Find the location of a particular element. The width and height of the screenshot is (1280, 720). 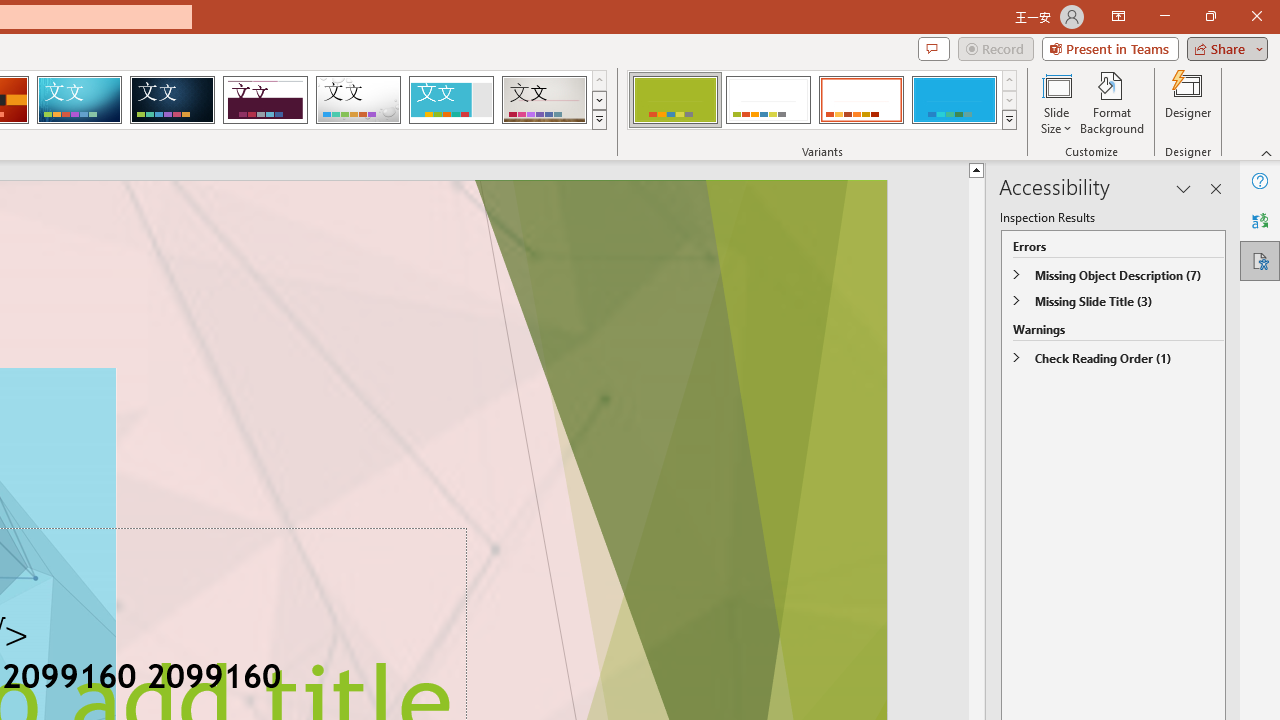

'Format Background' is located at coordinates (1111, 103).